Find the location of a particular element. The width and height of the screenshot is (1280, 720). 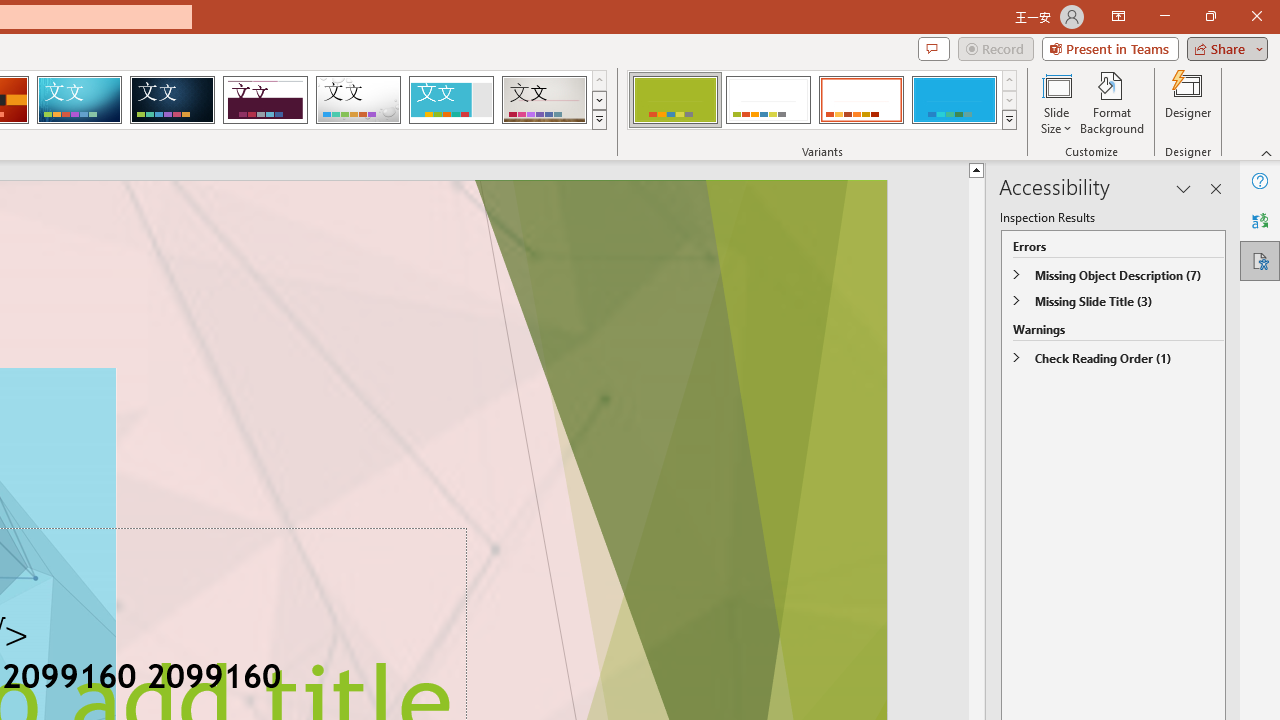

'Format Background' is located at coordinates (1111, 103).